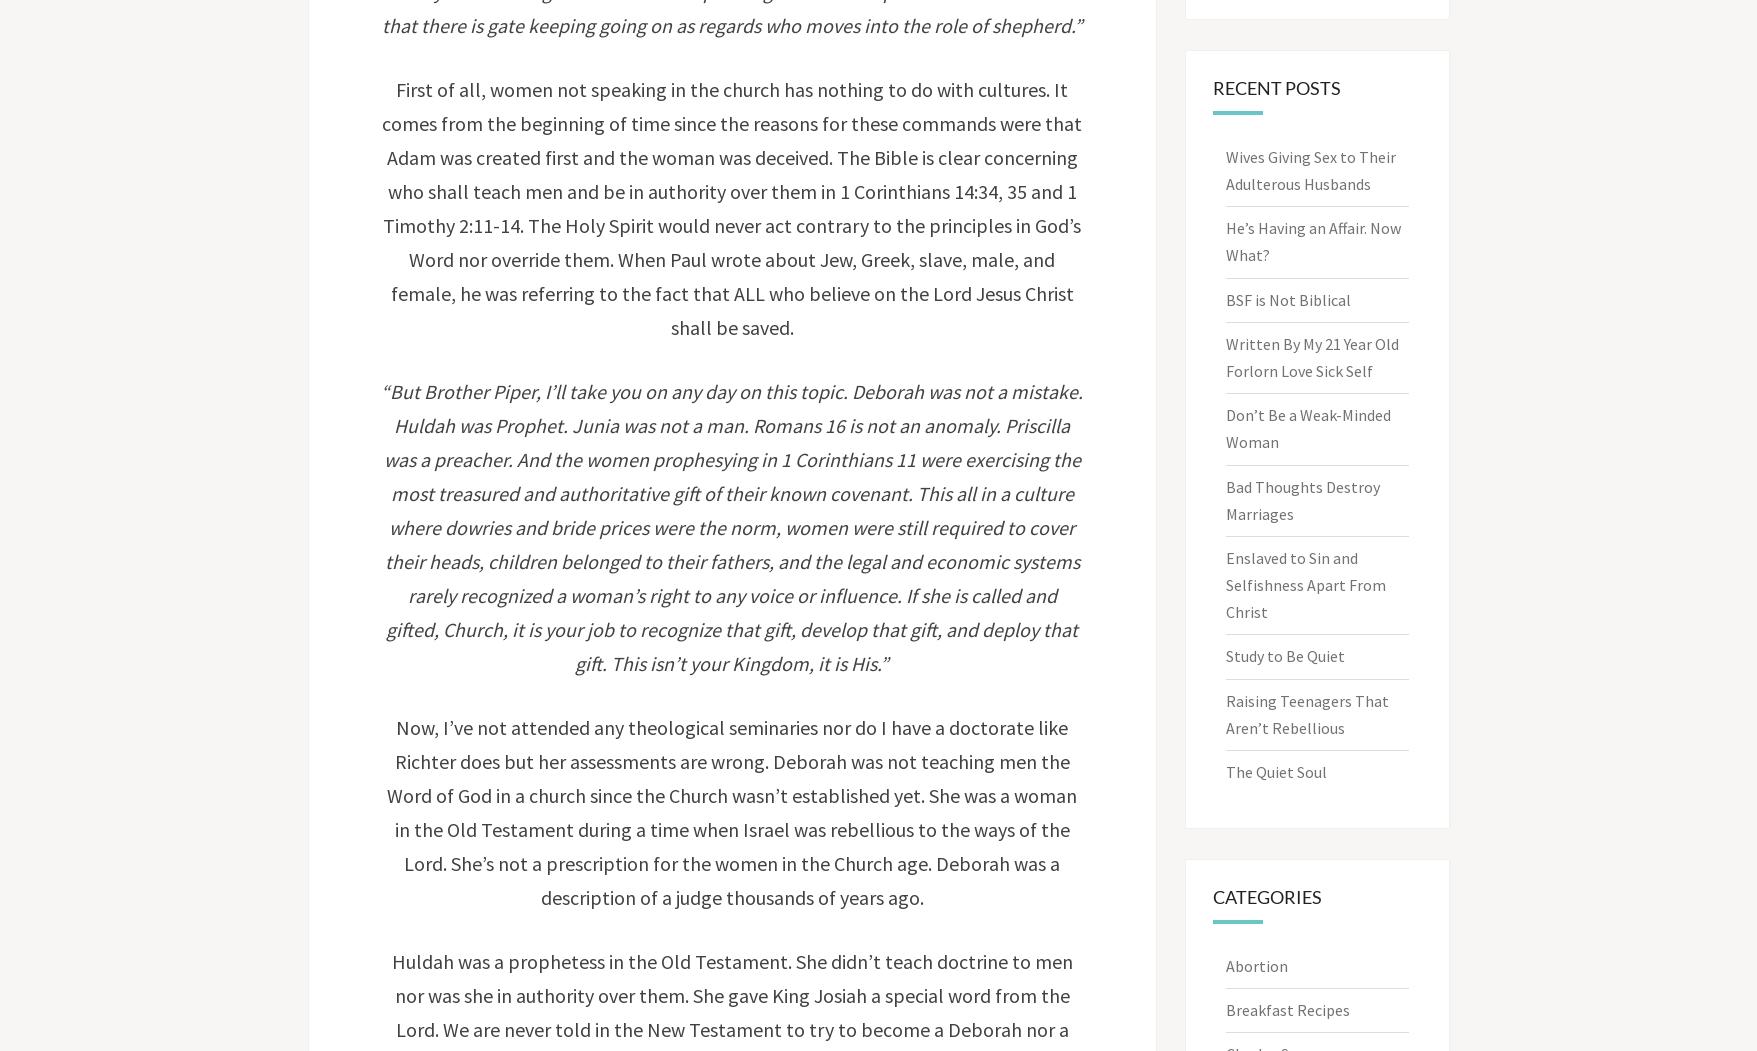 This screenshot has width=1757, height=1051. What do you see at coordinates (1288, 298) in the screenshot?
I see `'BSF is Not Biblical'` at bounding box center [1288, 298].